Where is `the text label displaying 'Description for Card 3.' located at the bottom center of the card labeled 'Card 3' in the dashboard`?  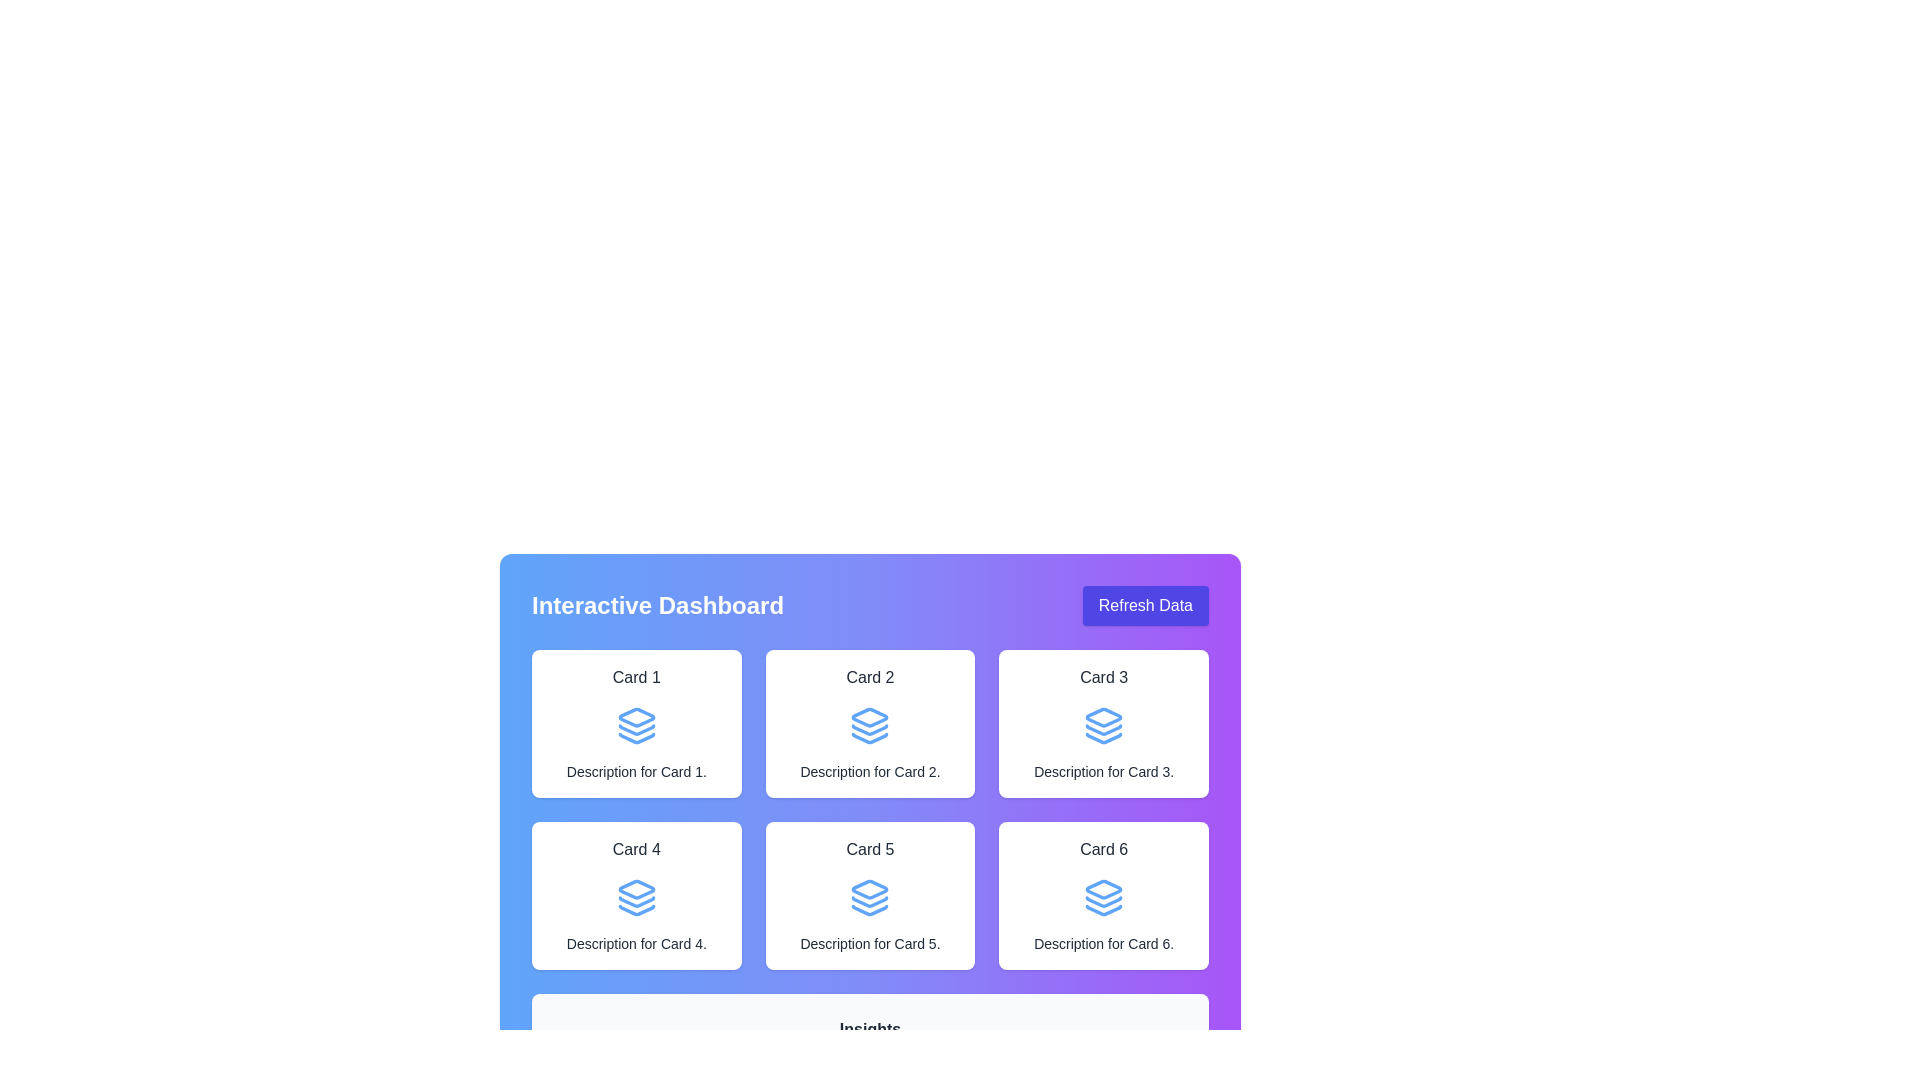 the text label displaying 'Description for Card 3.' located at the bottom center of the card labeled 'Card 3' in the dashboard is located at coordinates (1103, 770).